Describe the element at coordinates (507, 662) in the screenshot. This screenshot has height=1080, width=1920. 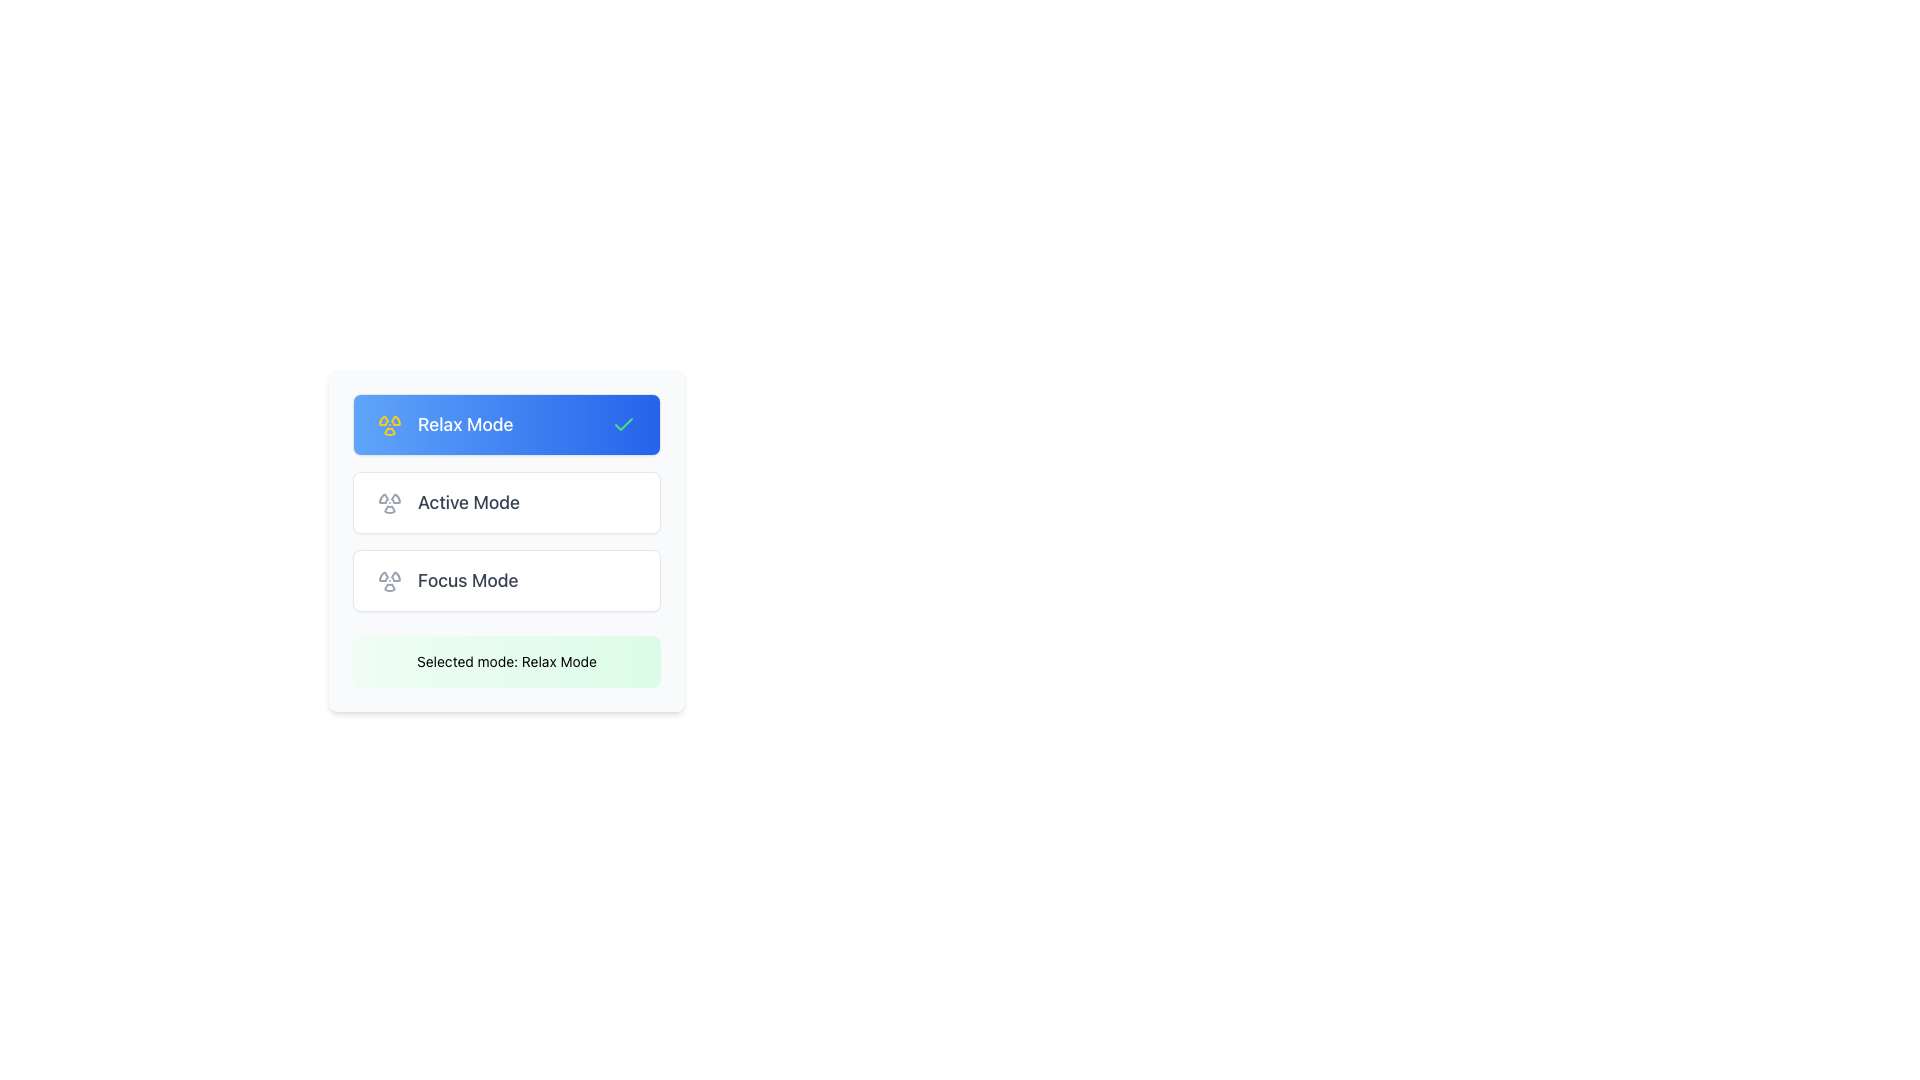
I see `displayed text from the Text label indicating the currently selected mode, which is 'Relax Mode'. This label is non-interactive and located below the selectable options` at that location.